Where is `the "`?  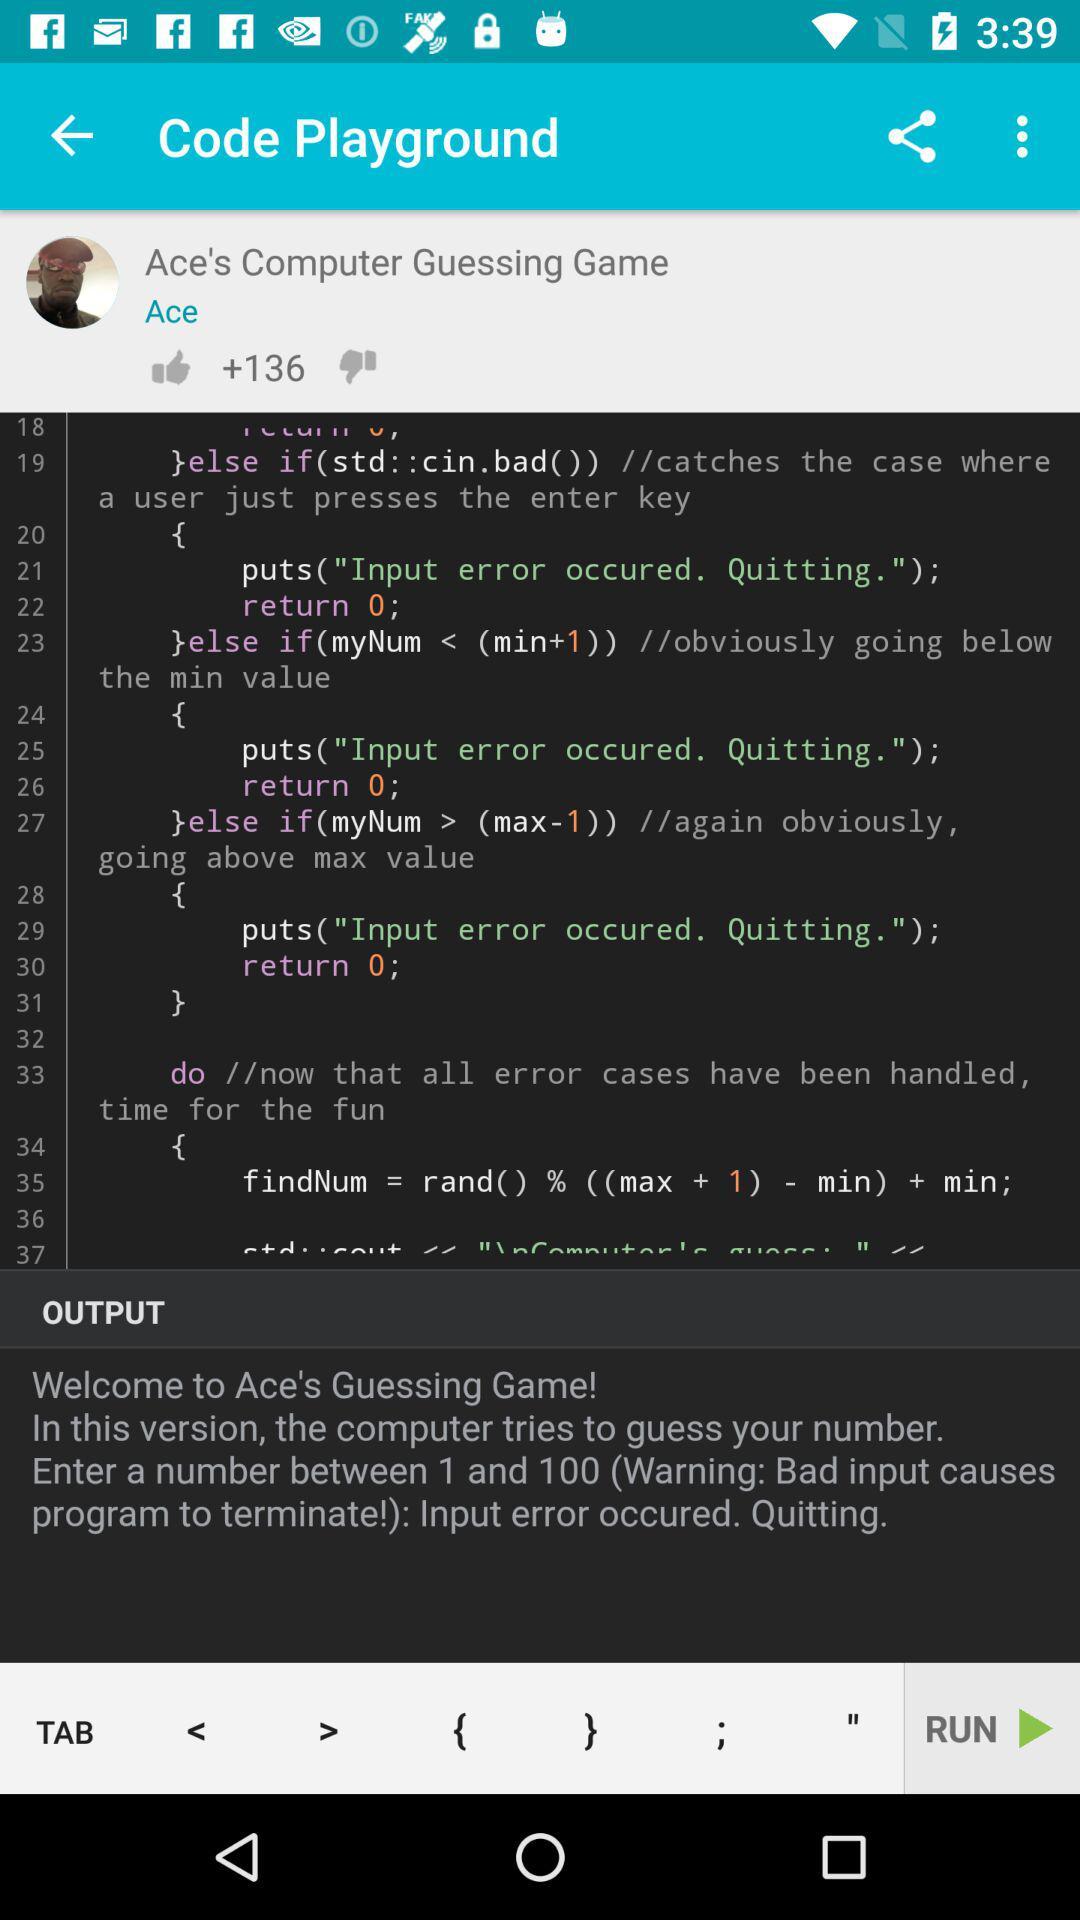 the " is located at coordinates (845, 1727).